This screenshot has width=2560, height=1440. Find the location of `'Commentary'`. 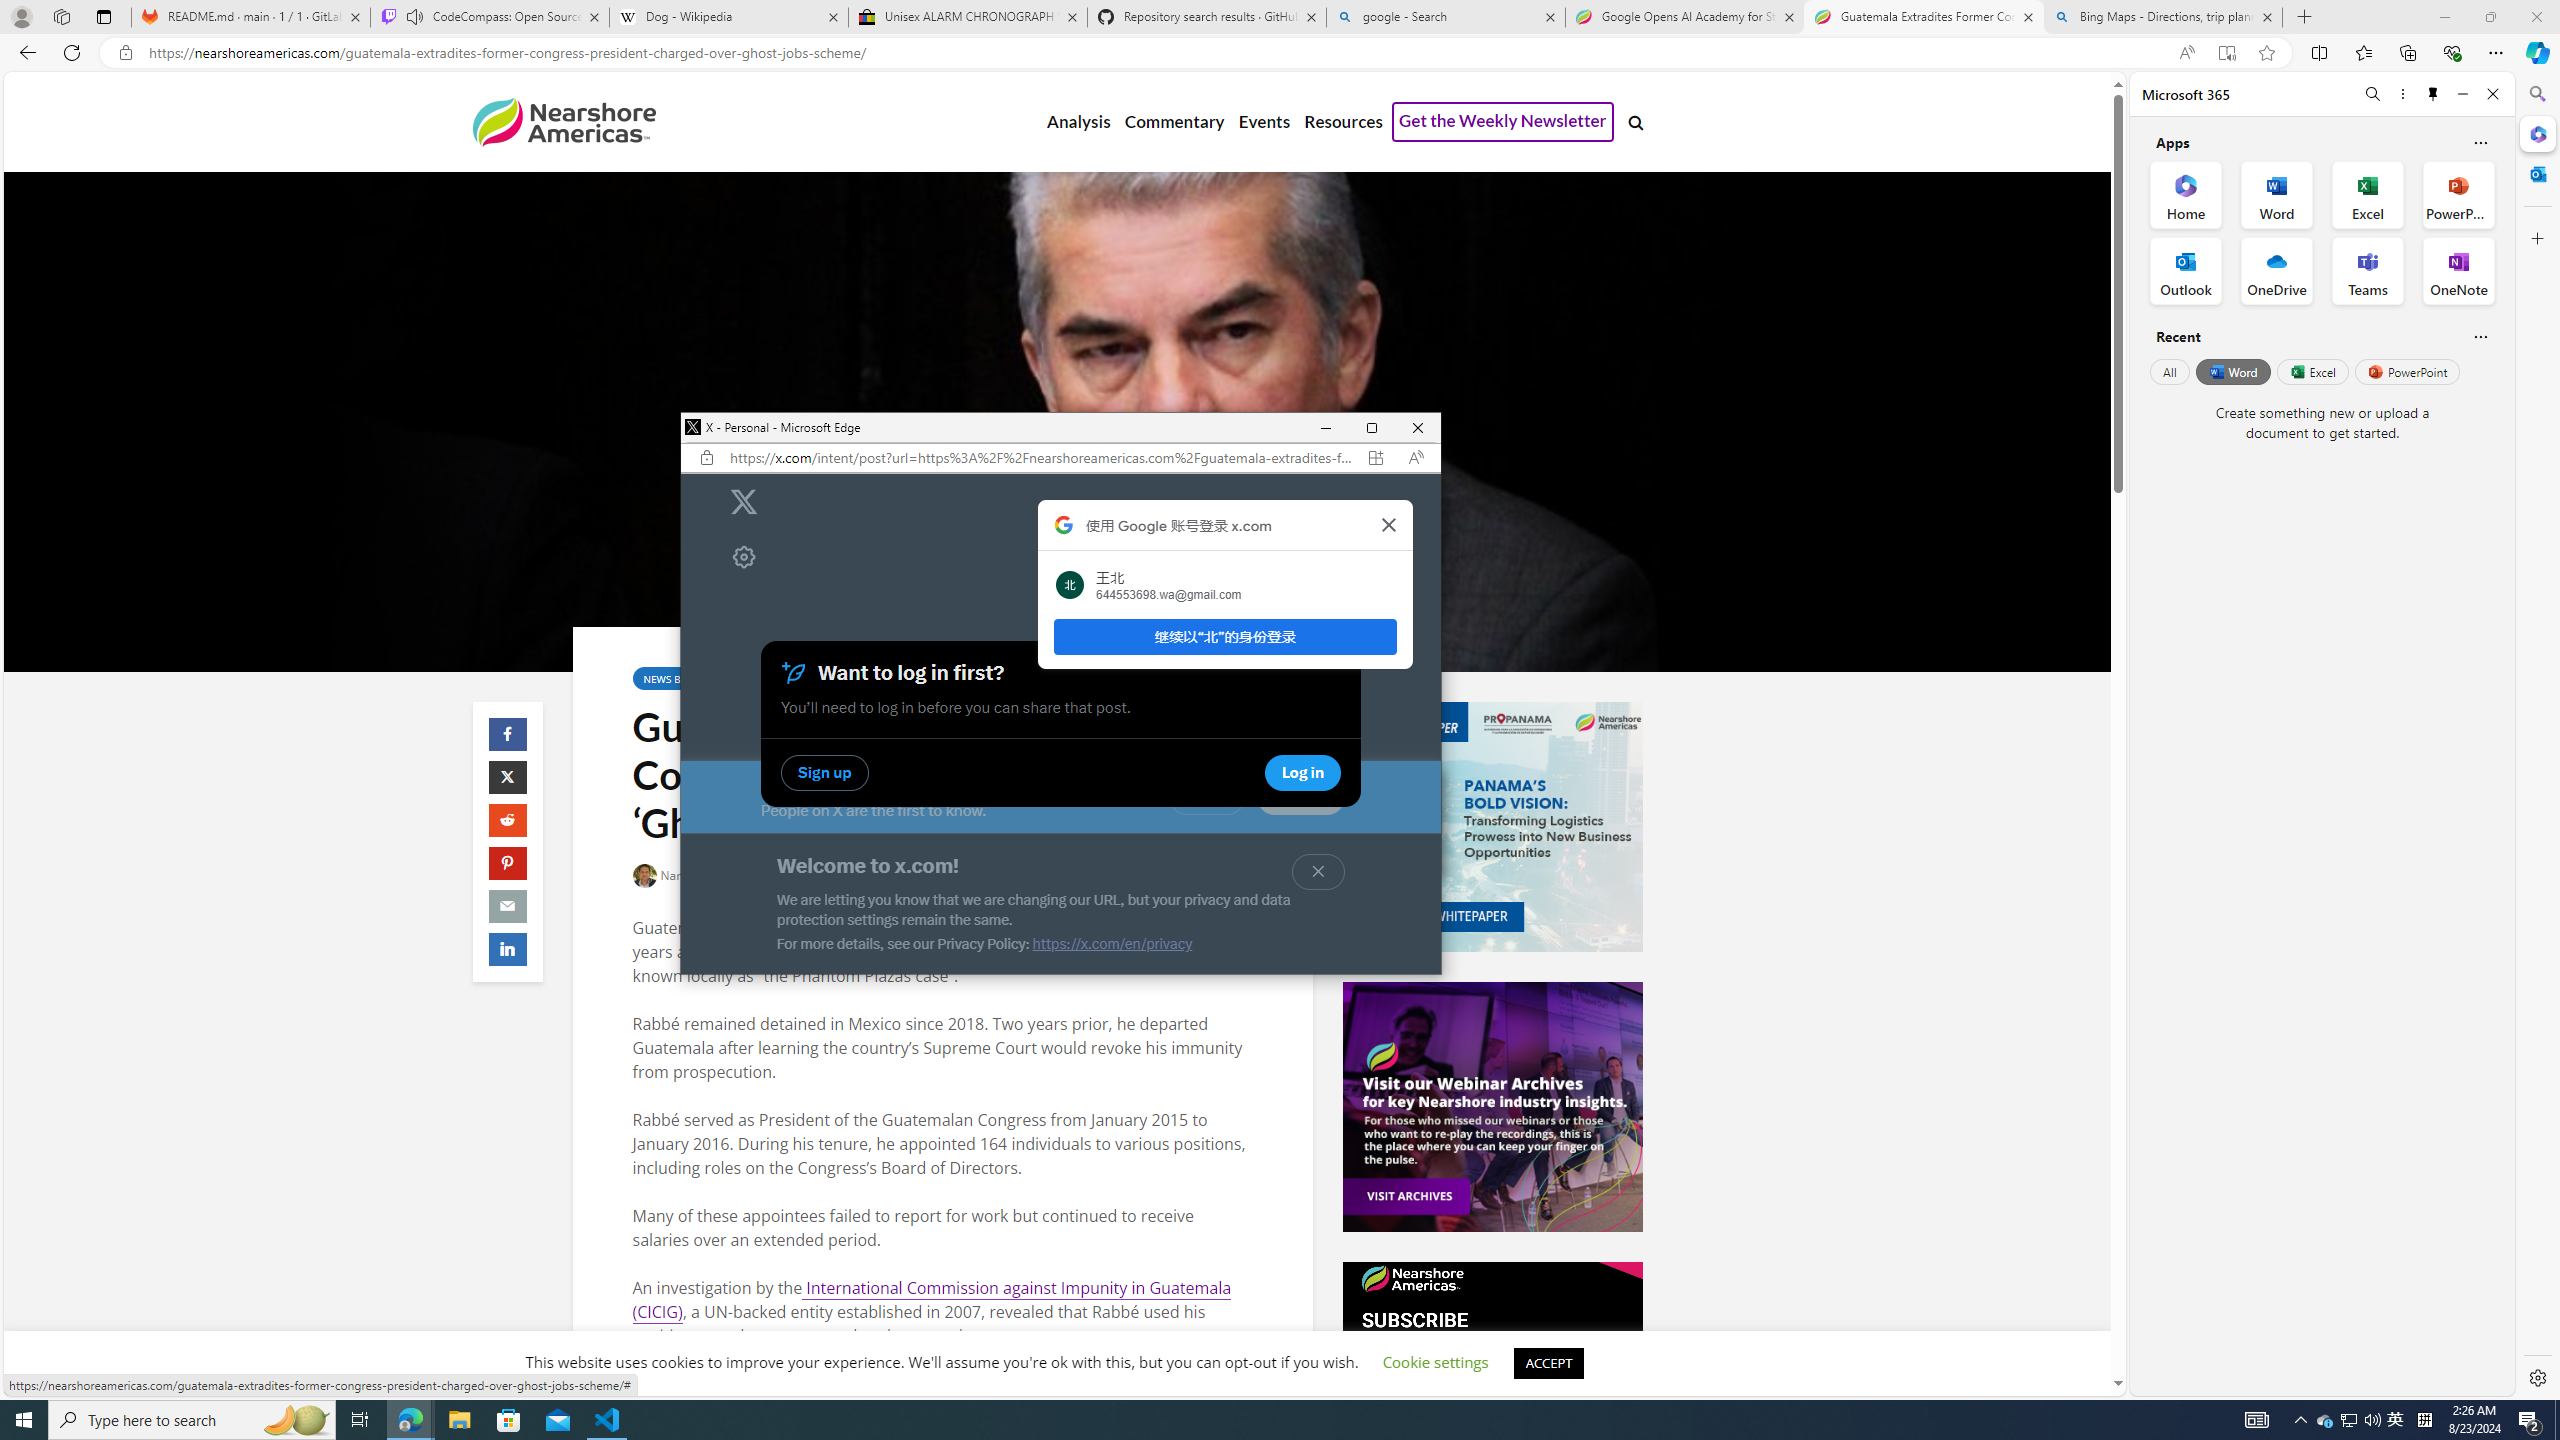

'Commentary' is located at coordinates (1173, 122).